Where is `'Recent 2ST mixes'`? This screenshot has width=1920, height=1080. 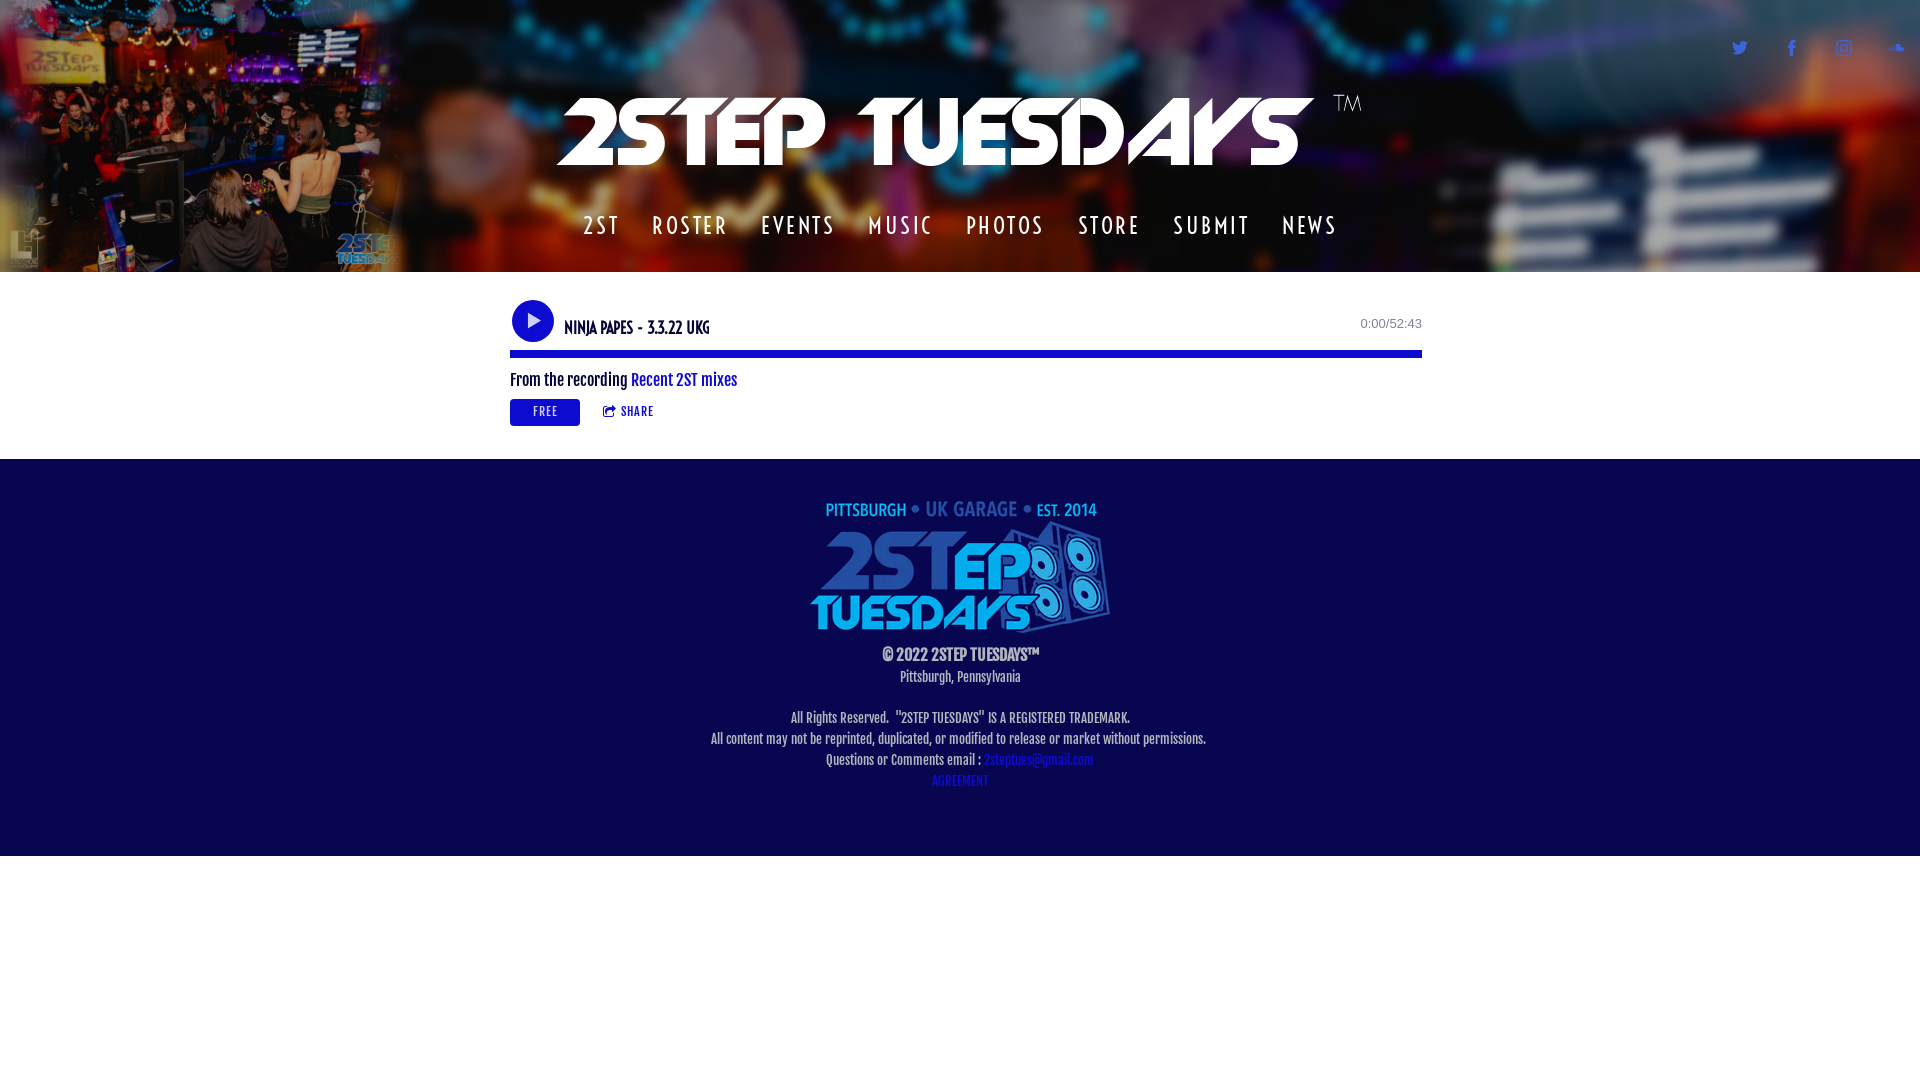 'Recent 2ST mixes' is located at coordinates (629, 380).